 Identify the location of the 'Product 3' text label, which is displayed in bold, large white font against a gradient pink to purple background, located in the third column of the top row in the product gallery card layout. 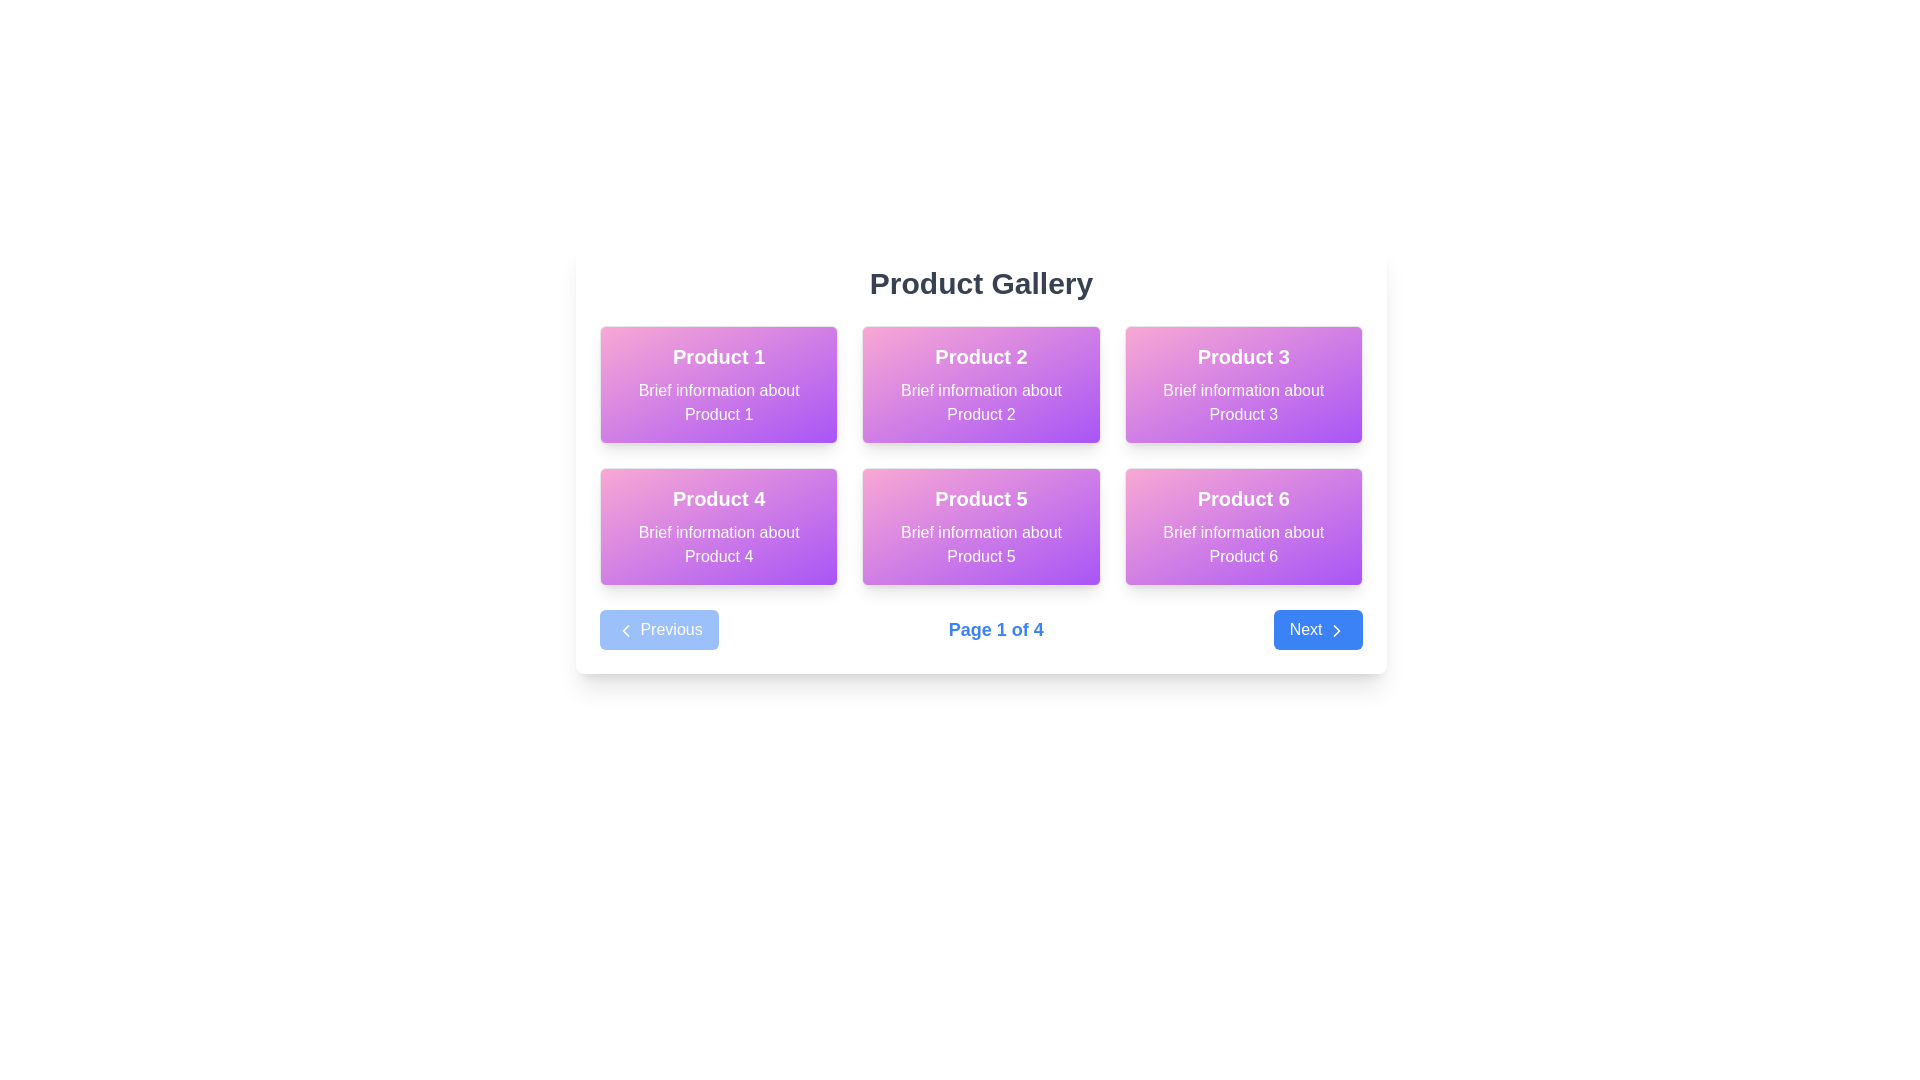
(1242, 356).